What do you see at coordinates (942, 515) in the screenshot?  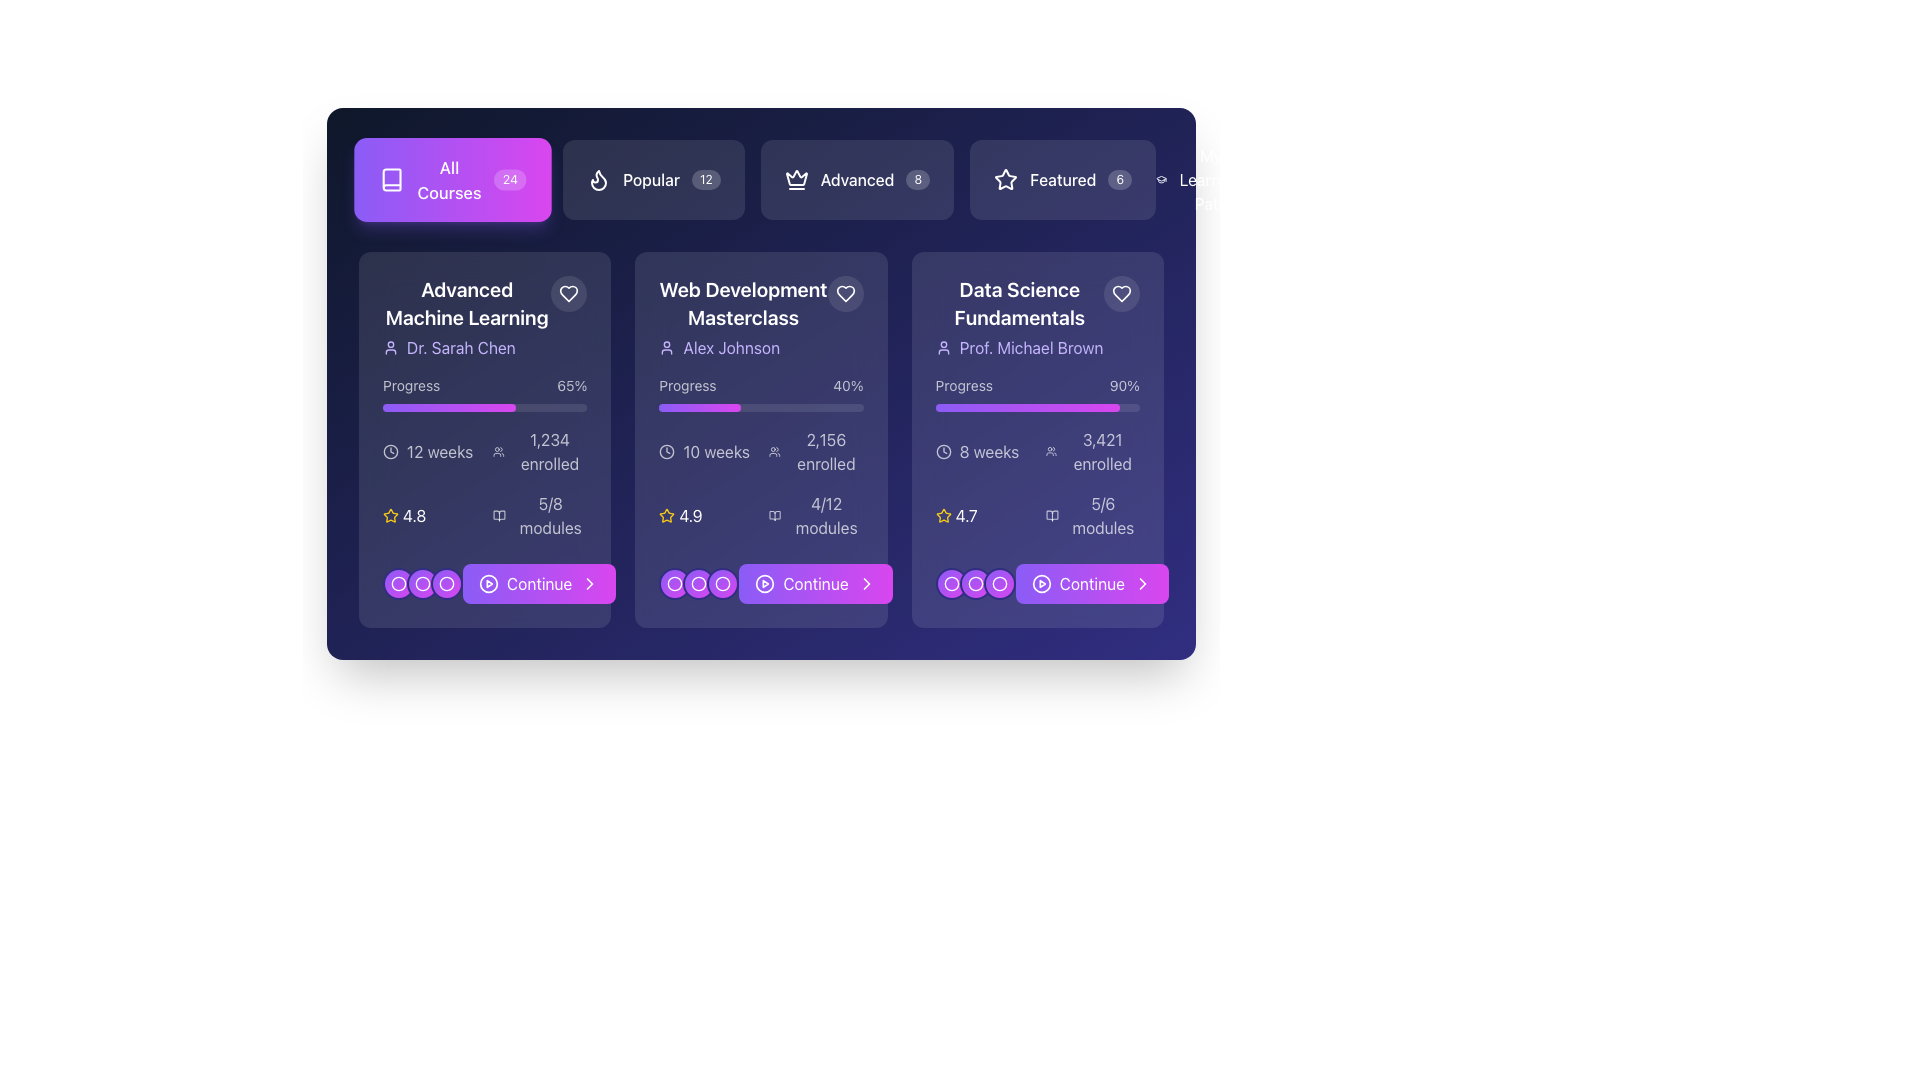 I see `the star icon representing a rating score of 4.7, which is styled in gold and located in the bottom section of the 'Data Science Fundamentals' course card` at bounding box center [942, 515].